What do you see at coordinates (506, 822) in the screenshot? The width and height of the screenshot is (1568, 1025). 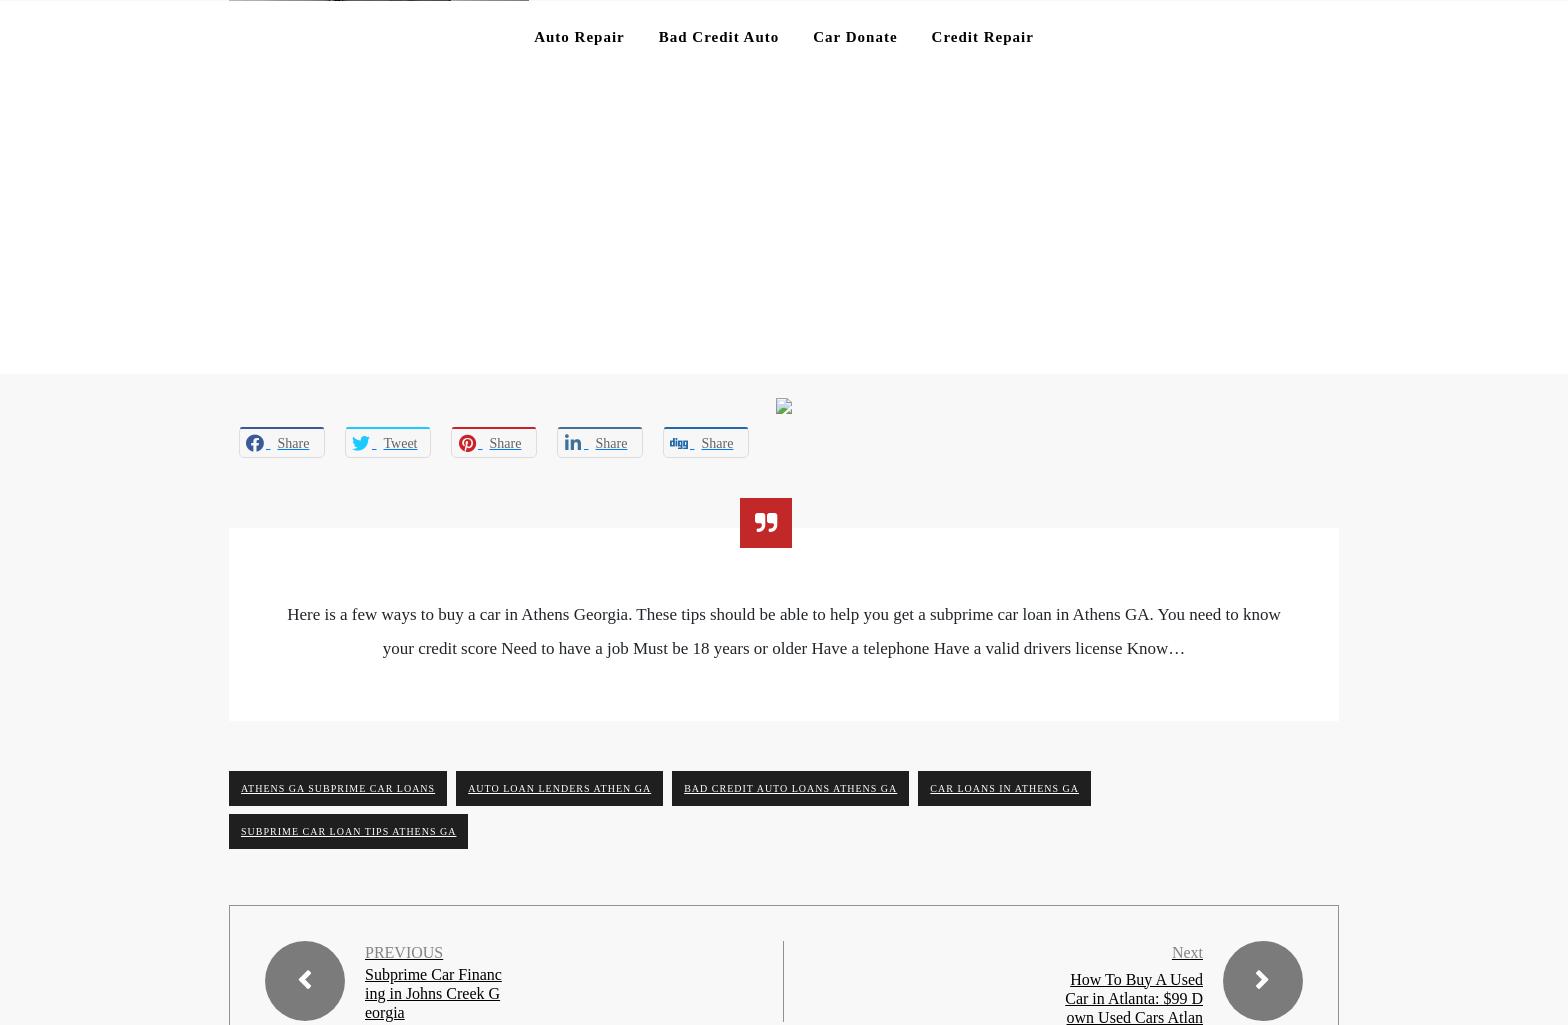 I see `'Save my name, email, and website in this browser for the next time I comment.'` at bounding box center [506, 822].